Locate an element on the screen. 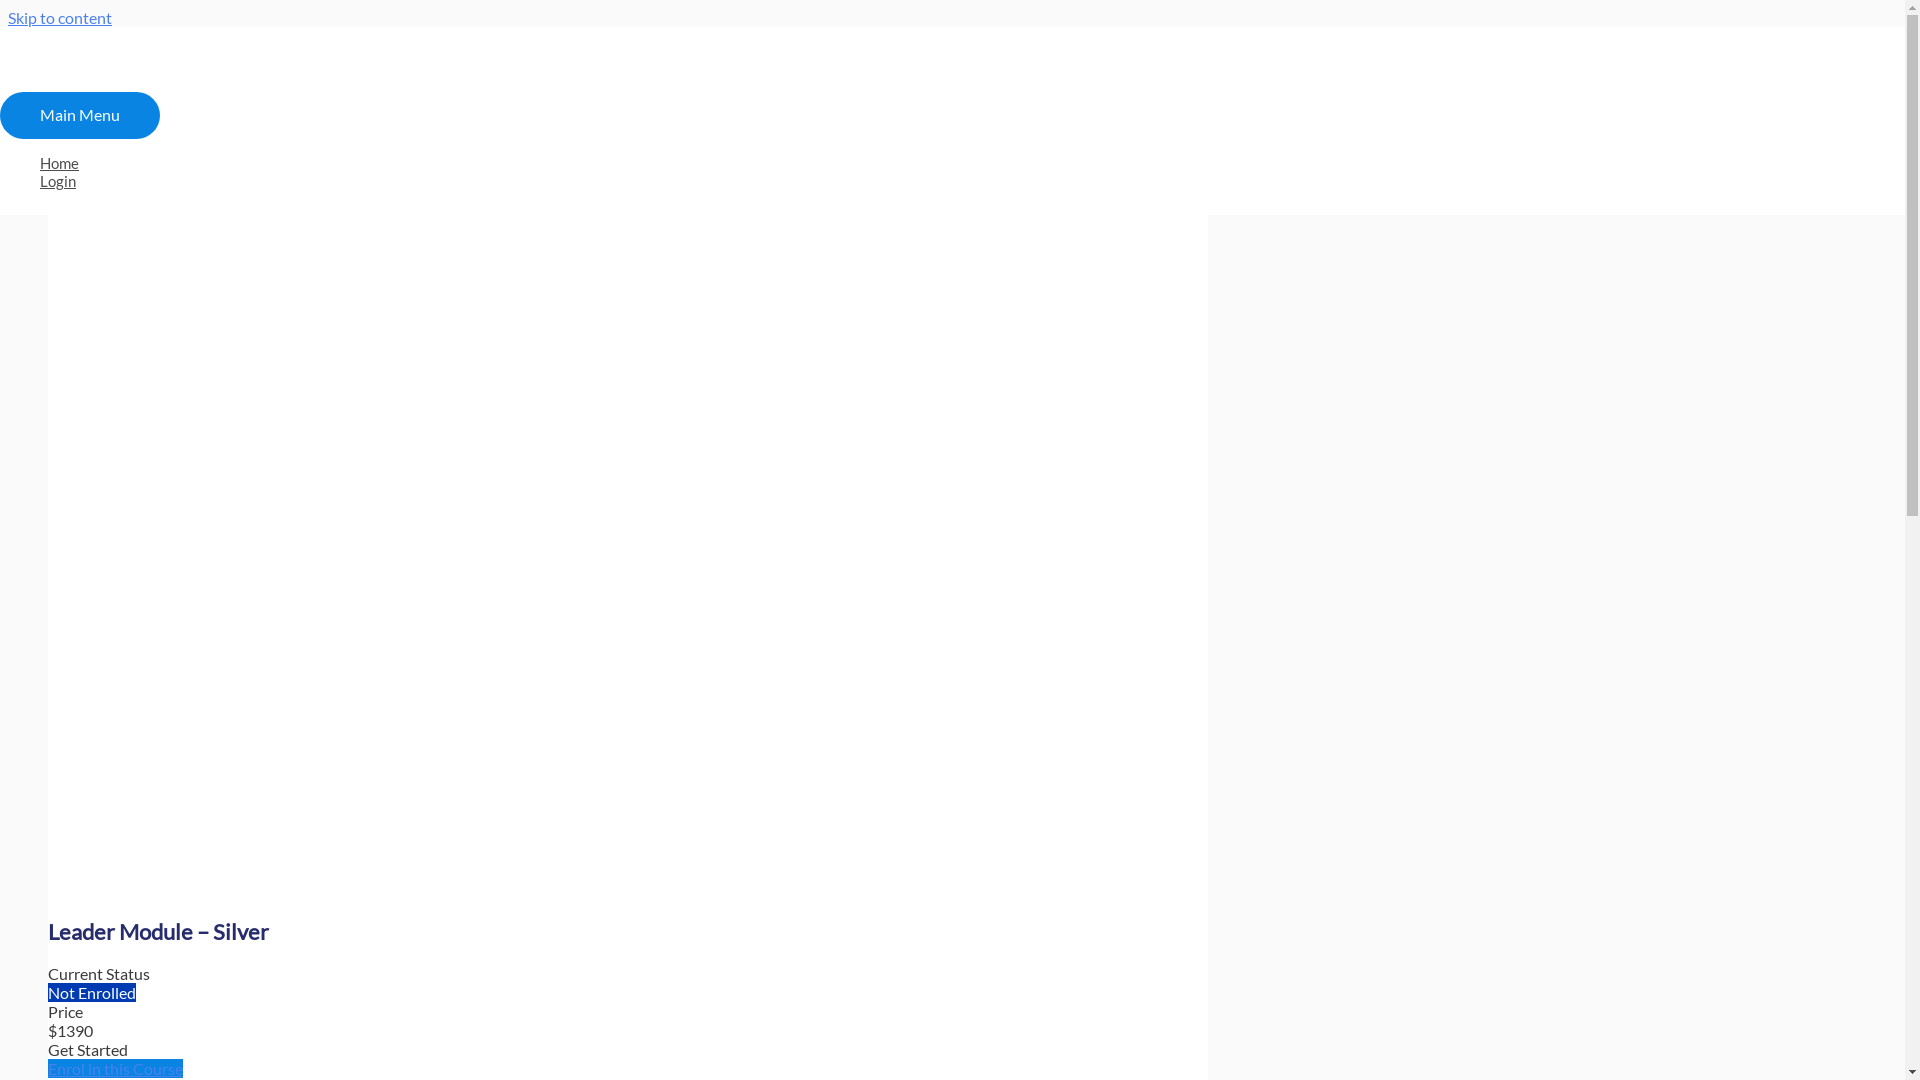  'Home' is located at coordinates (638, 161).